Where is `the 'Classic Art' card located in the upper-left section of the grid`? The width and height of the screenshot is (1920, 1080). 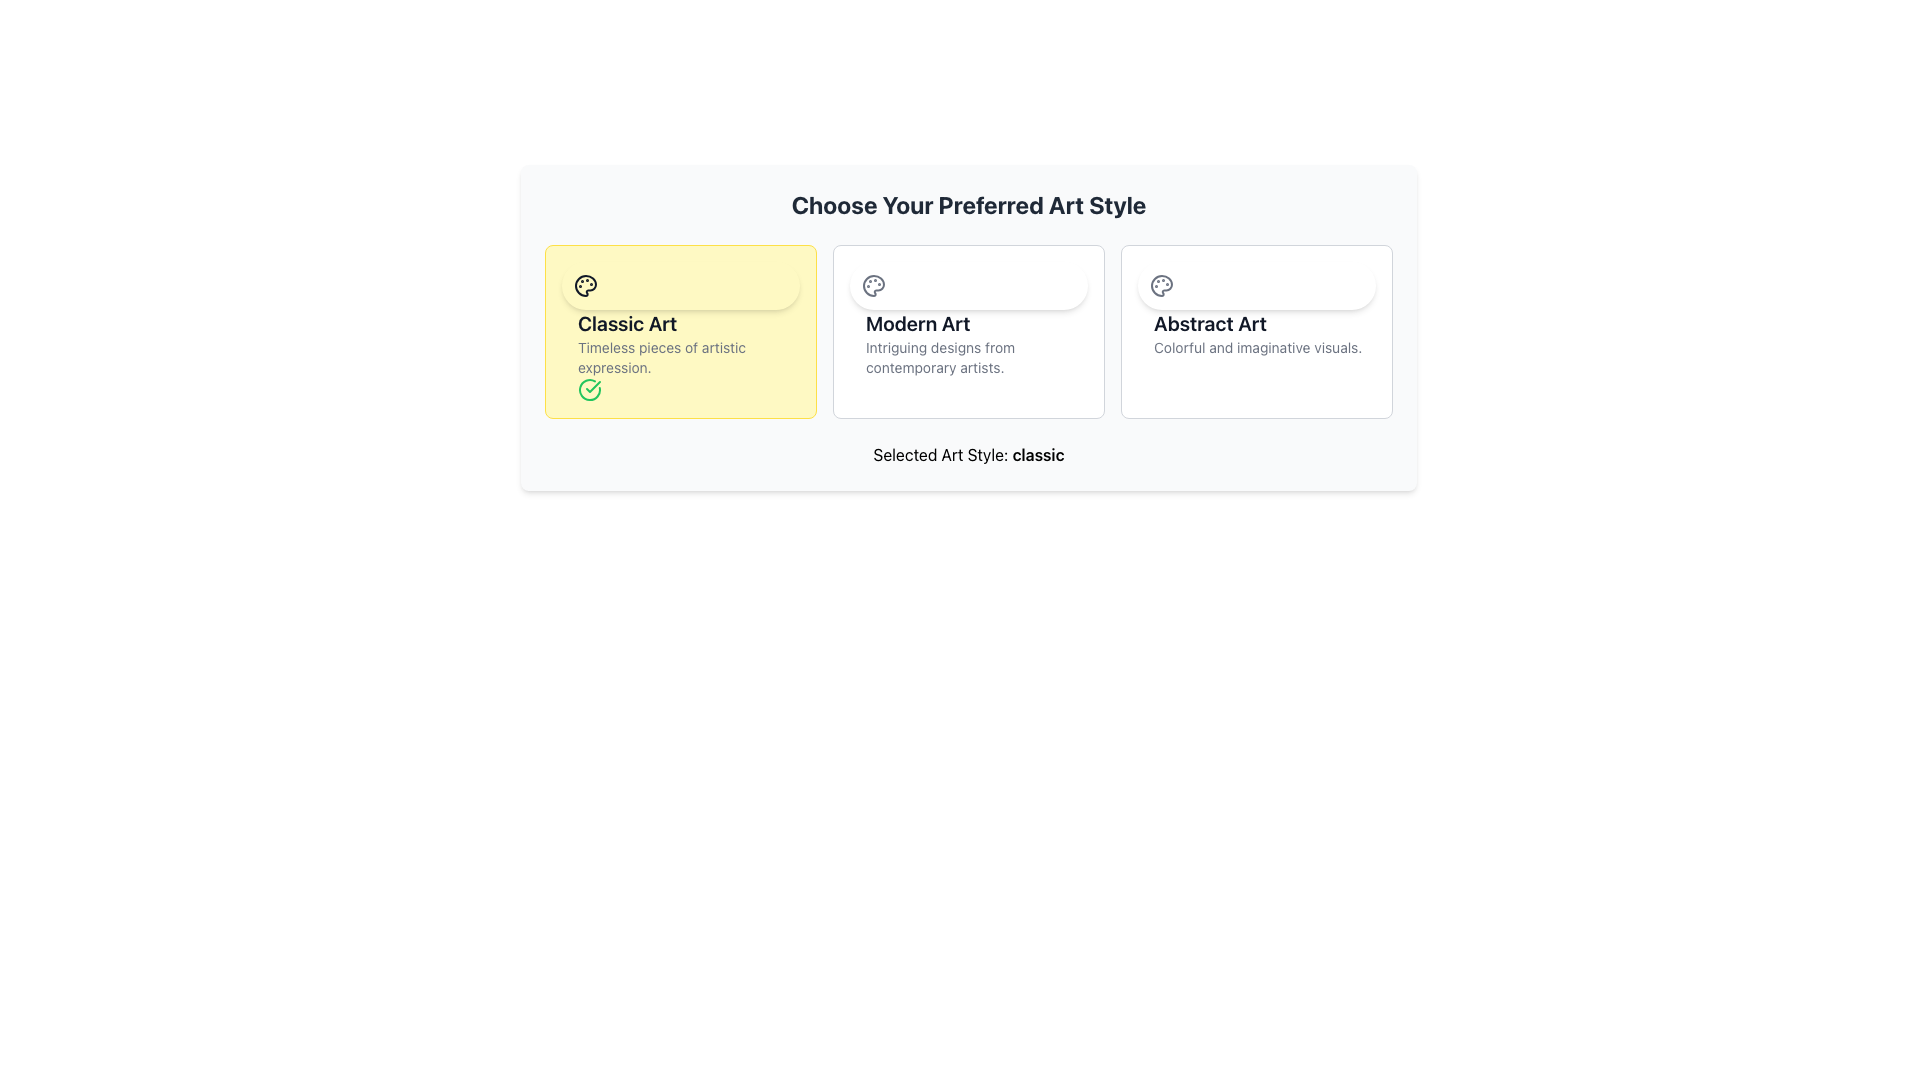 the 'Classic Art' card located in the upper-left section of the grid is located at coordinates (681, 330).